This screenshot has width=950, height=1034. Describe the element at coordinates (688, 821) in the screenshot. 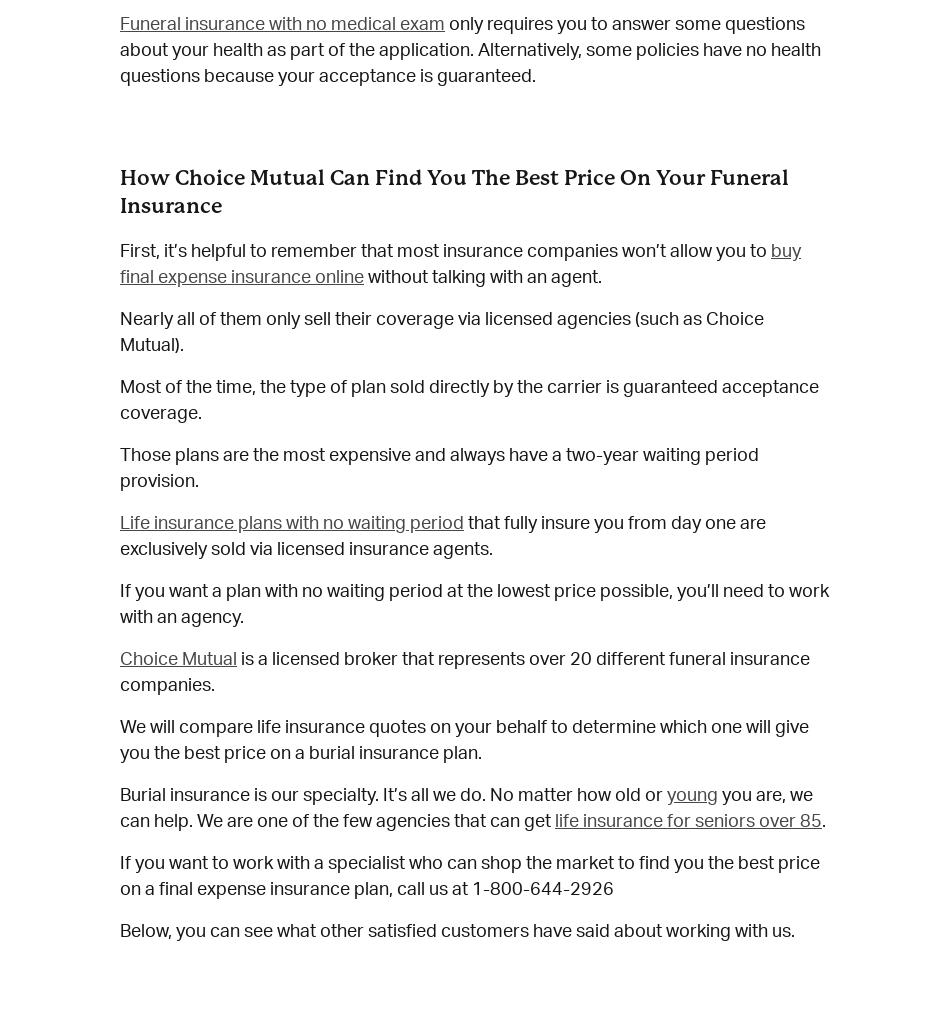

I see `'life insurance for seniors over 85'` at that location.